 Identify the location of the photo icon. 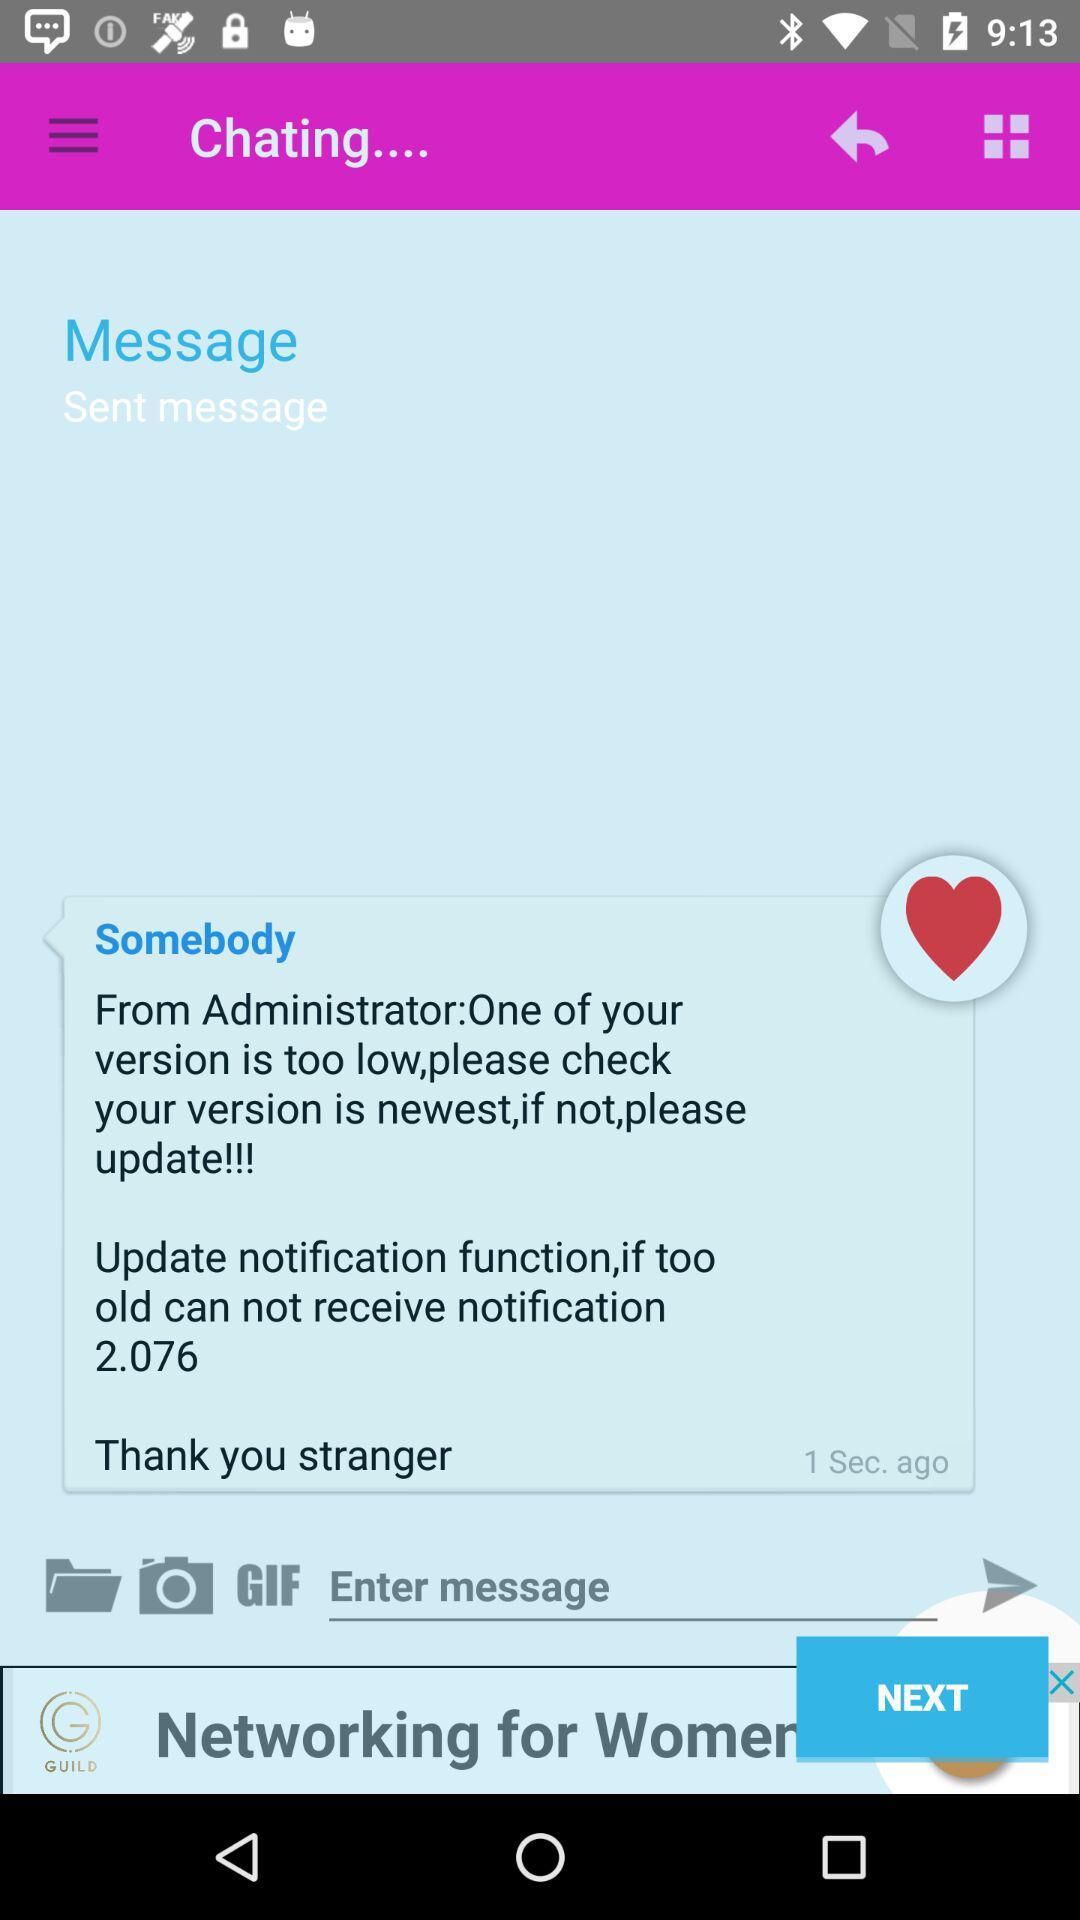
(180, 1584).